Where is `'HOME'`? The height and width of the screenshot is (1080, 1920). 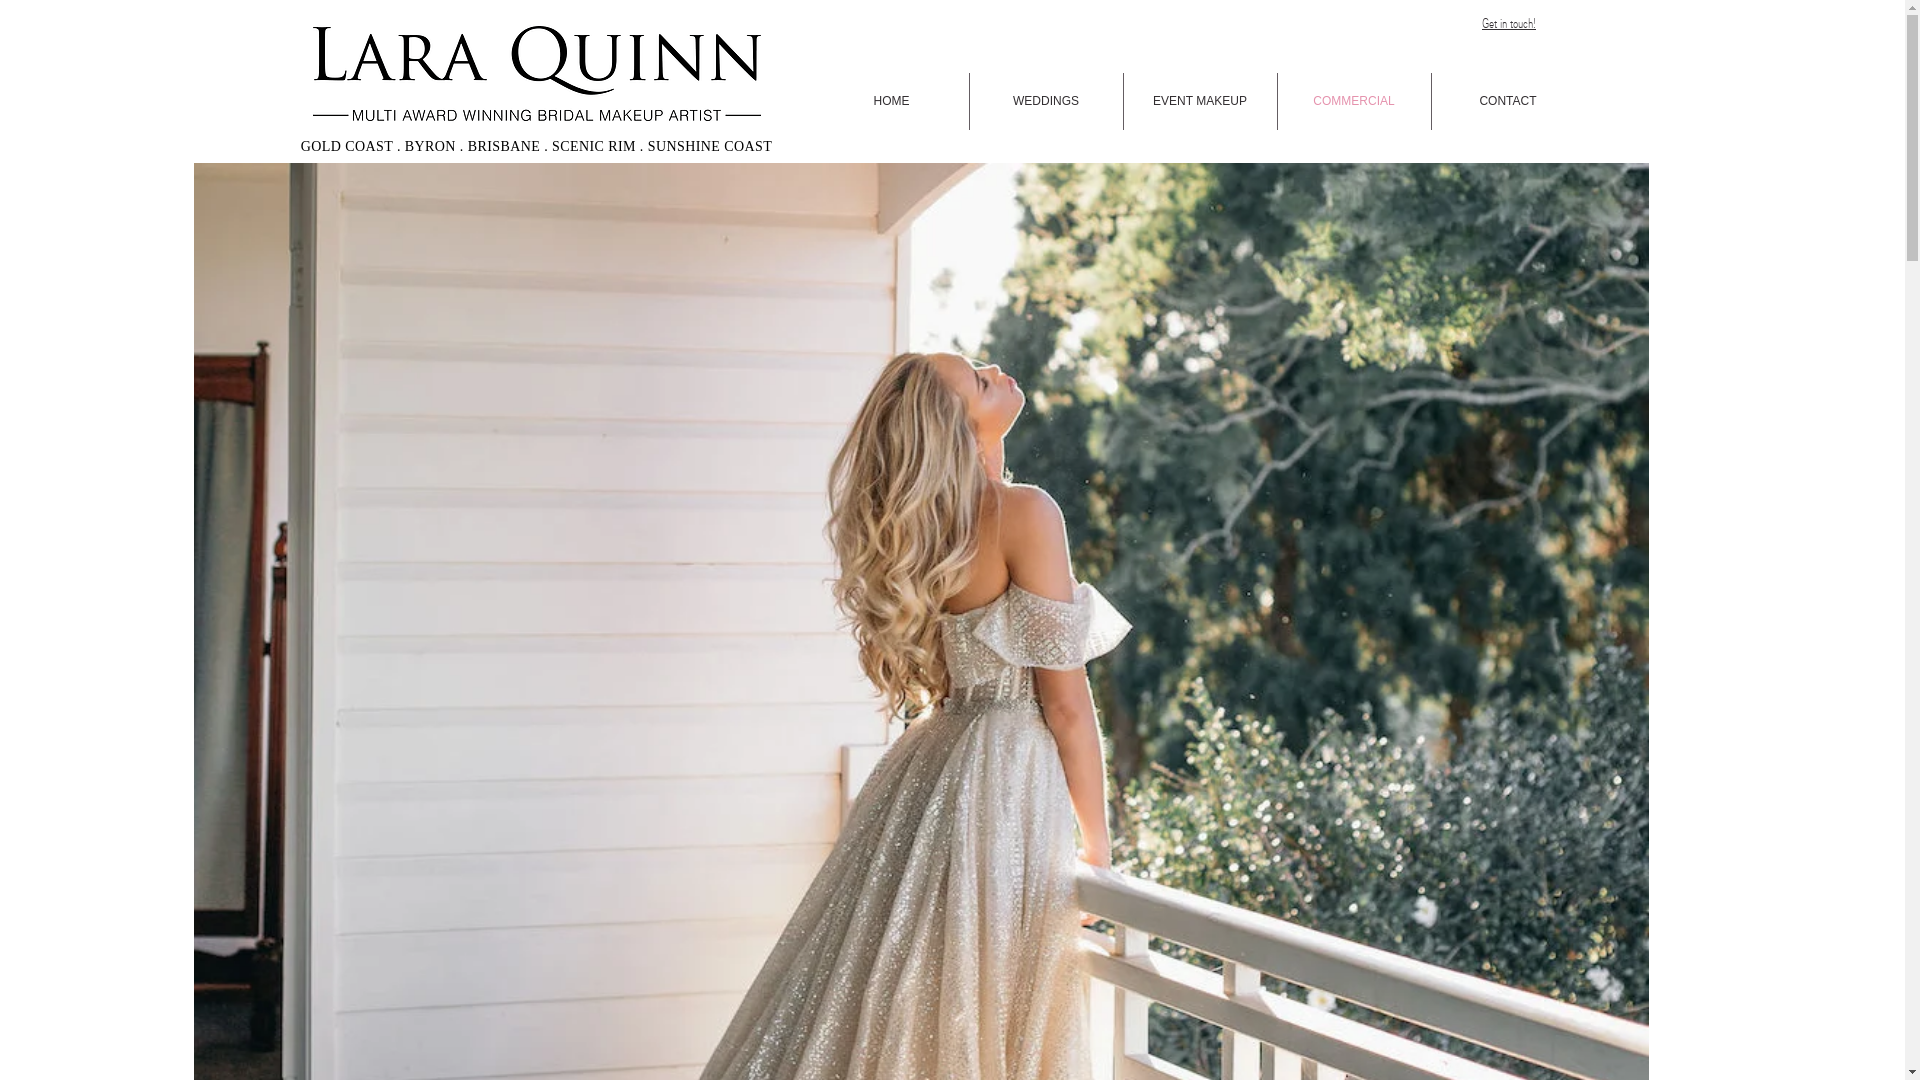 'HOME' is located at coordinates (890, 101).